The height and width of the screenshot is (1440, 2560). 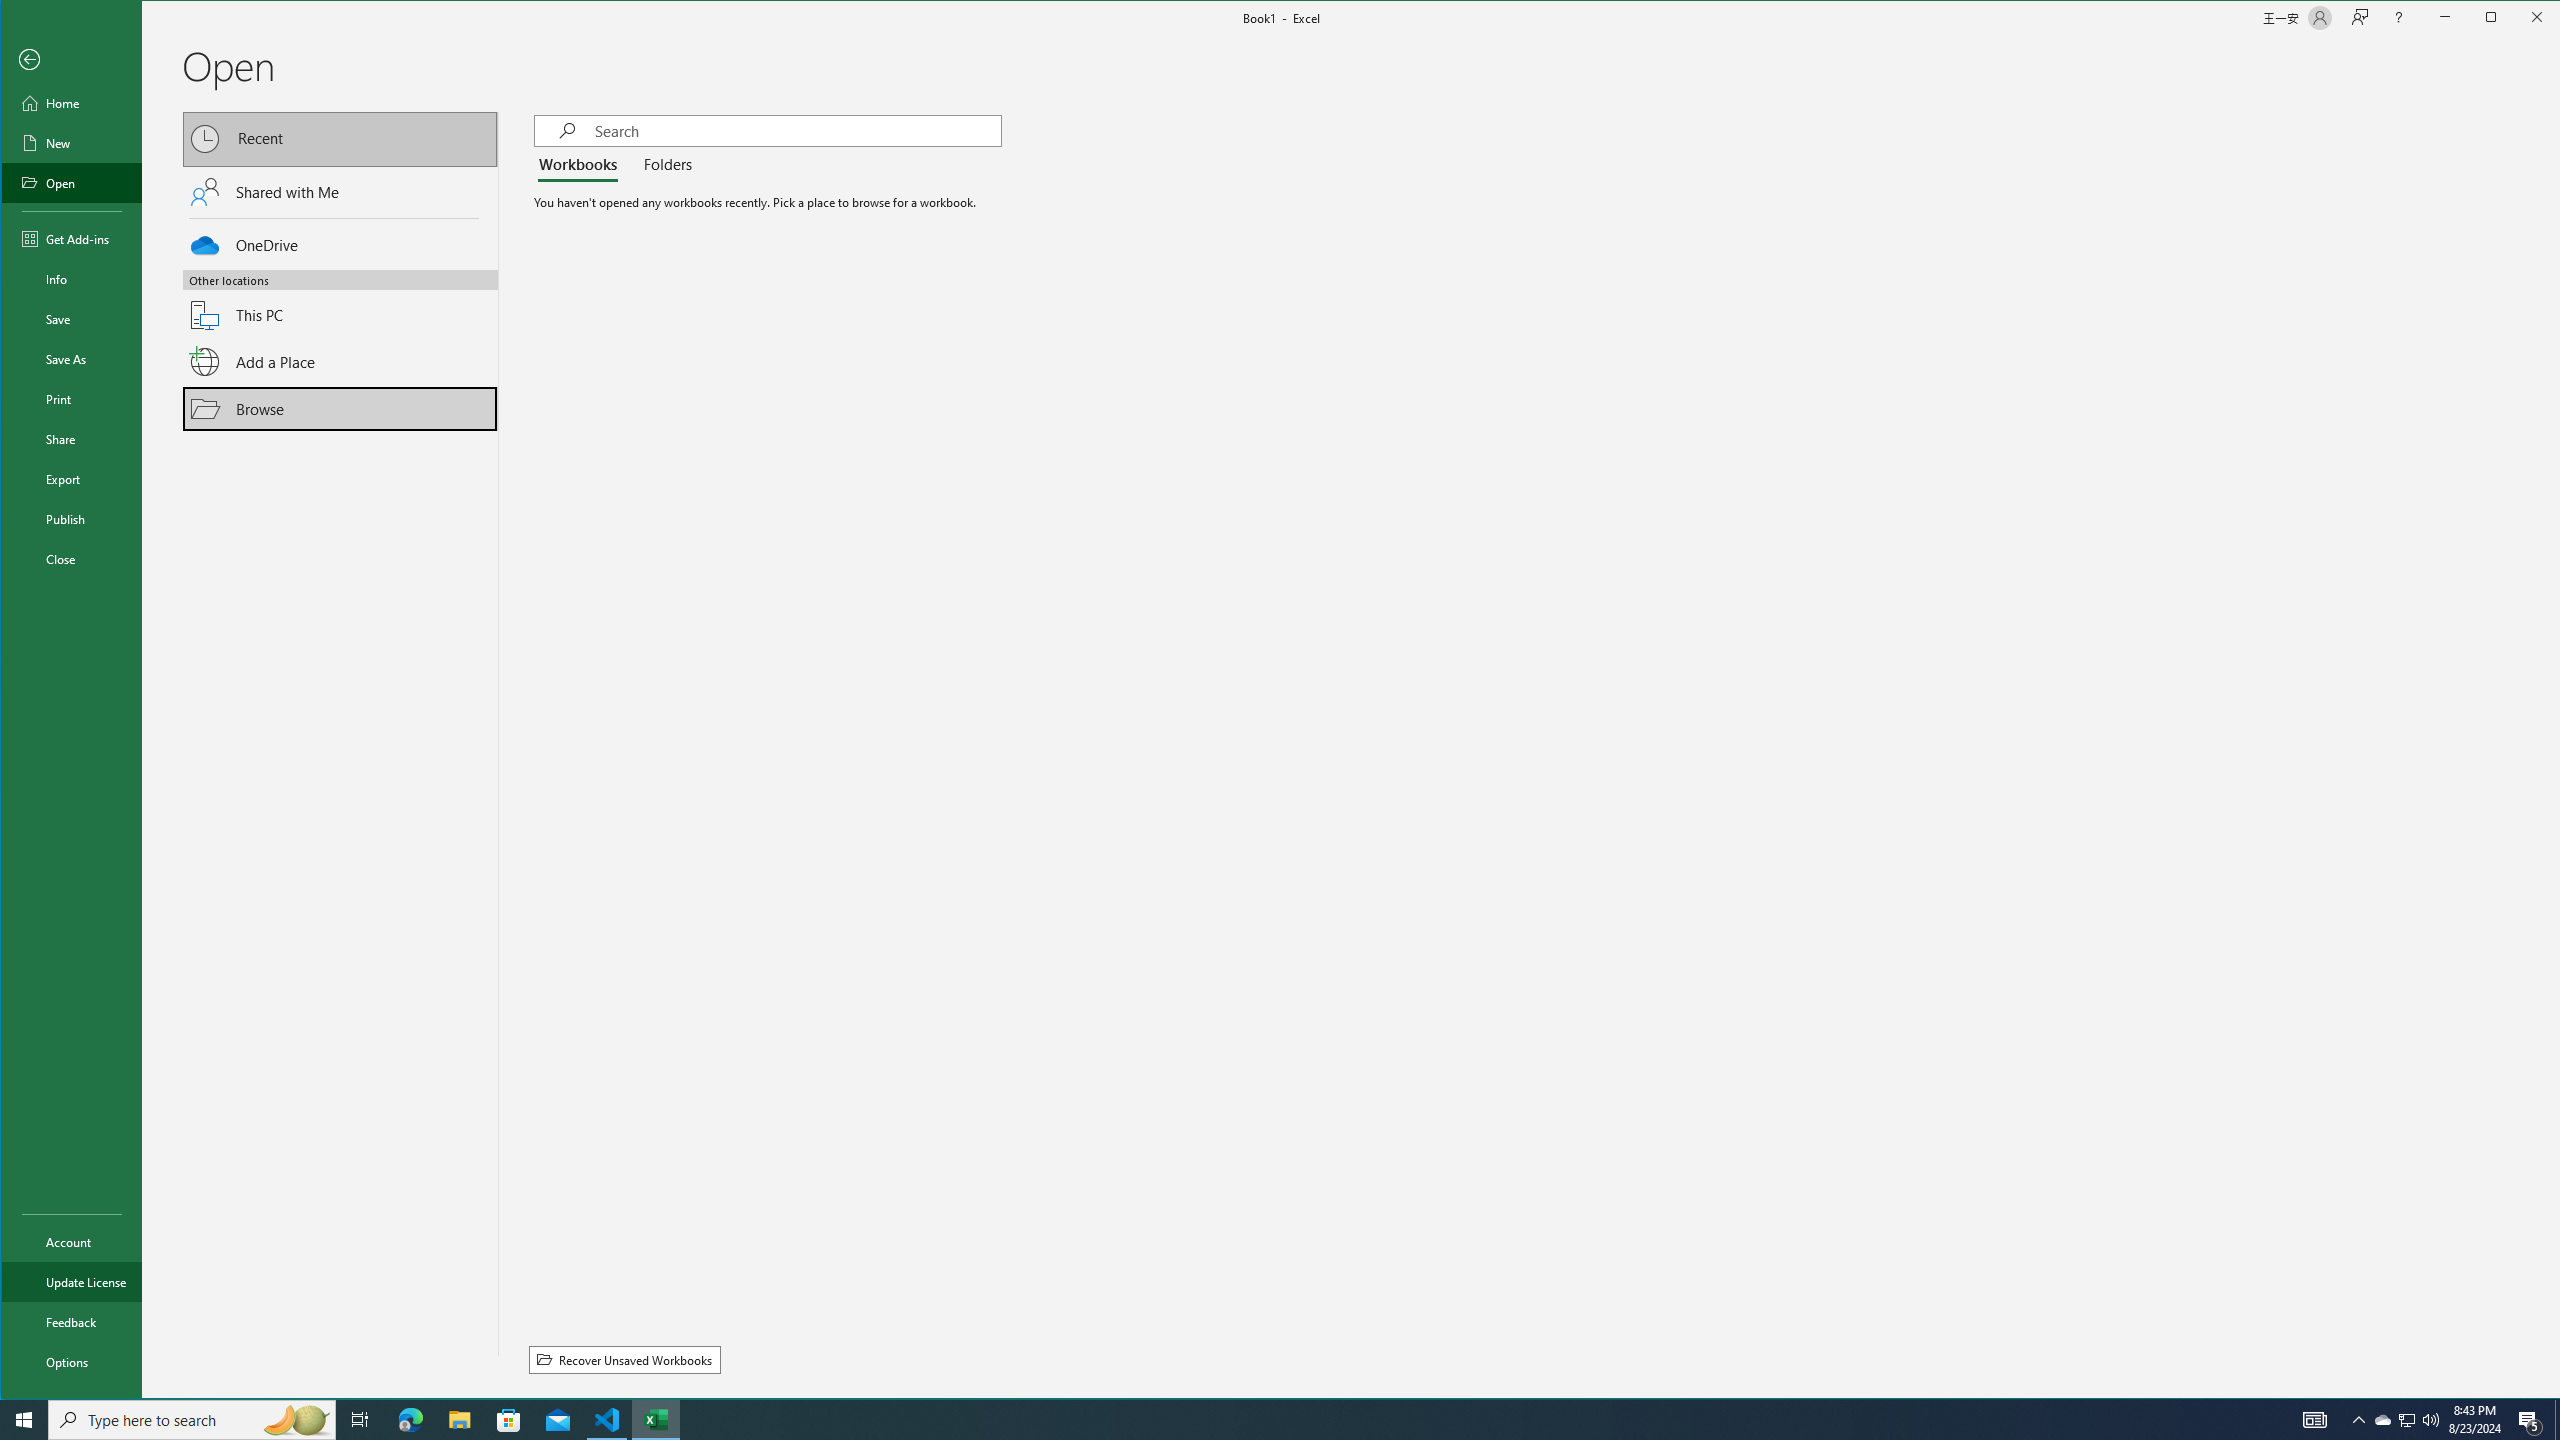 What do you see at coordinates (339, 407) in the screenshot?
I see `'Browse'` at bounding box center [339, 407].